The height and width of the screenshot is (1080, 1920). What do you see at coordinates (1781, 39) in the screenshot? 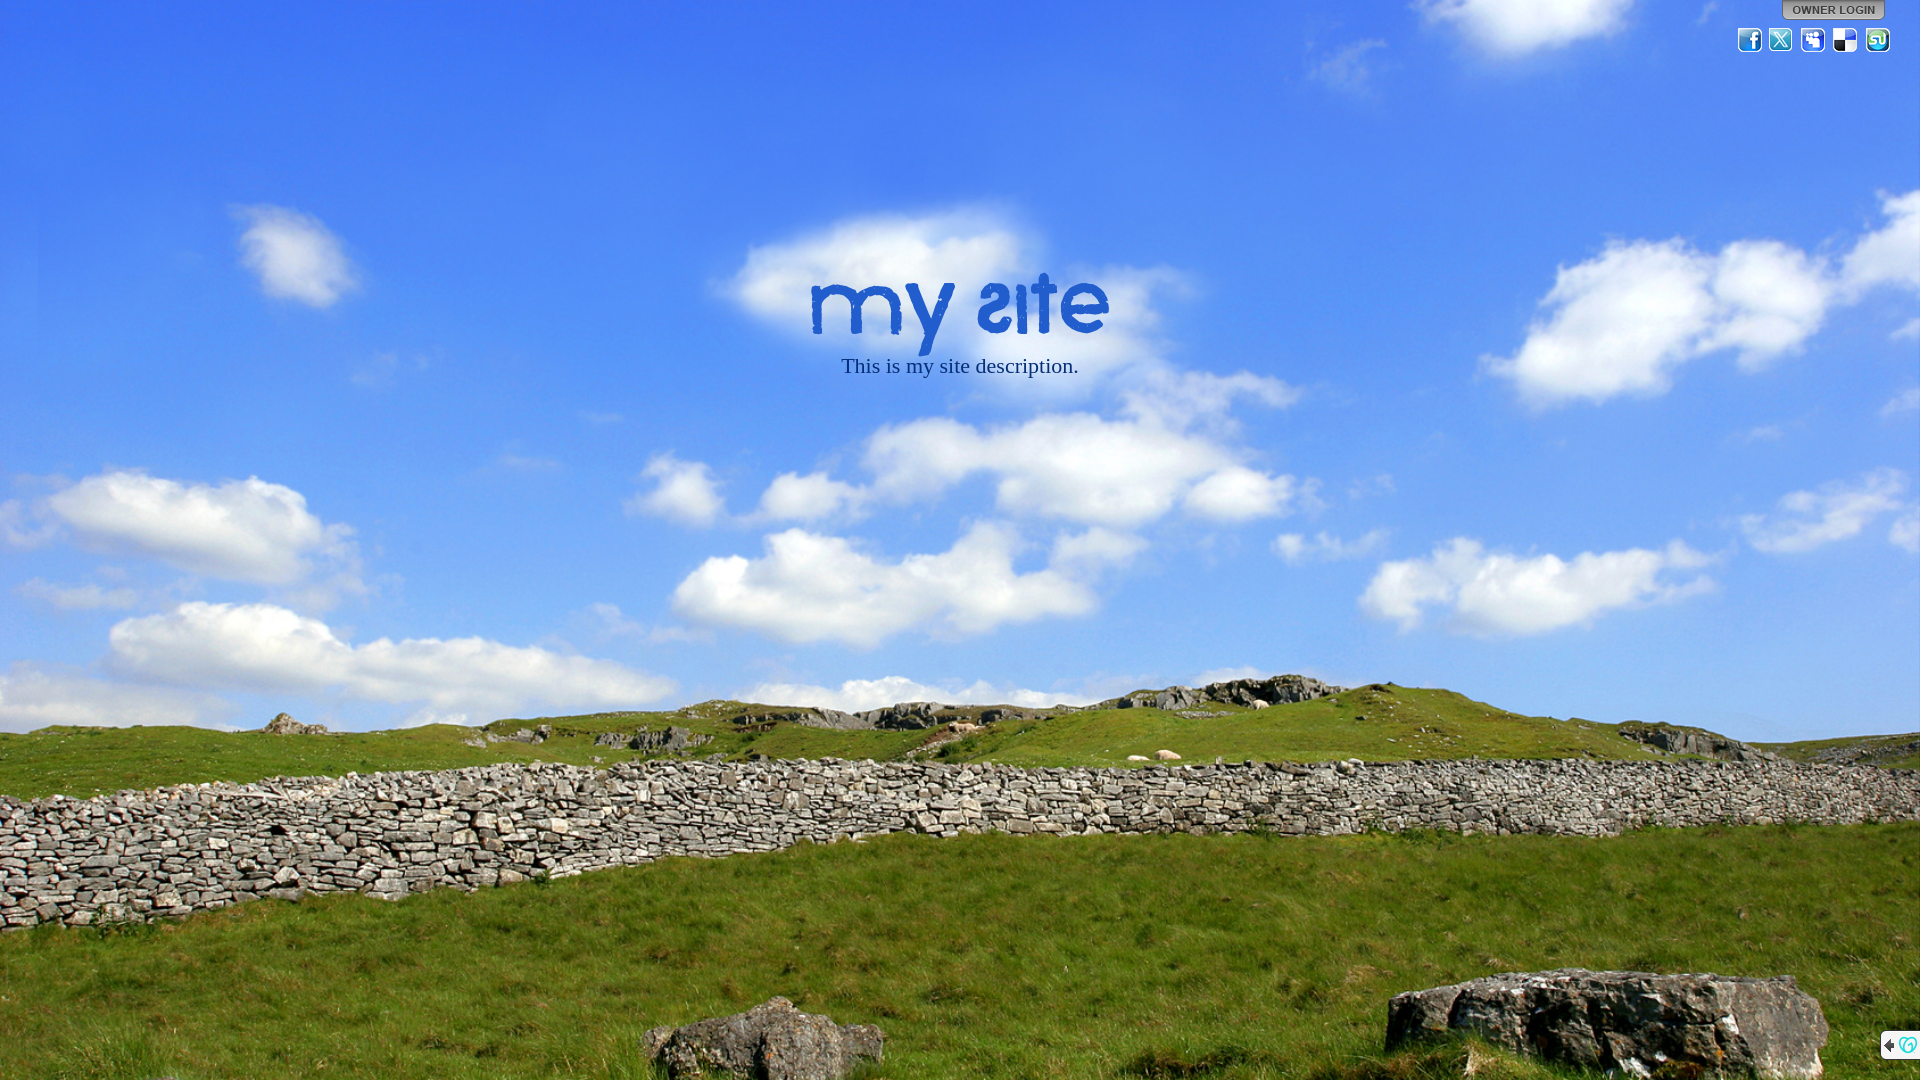
I see `'Twitter'` at bounding box center [1781, 39].